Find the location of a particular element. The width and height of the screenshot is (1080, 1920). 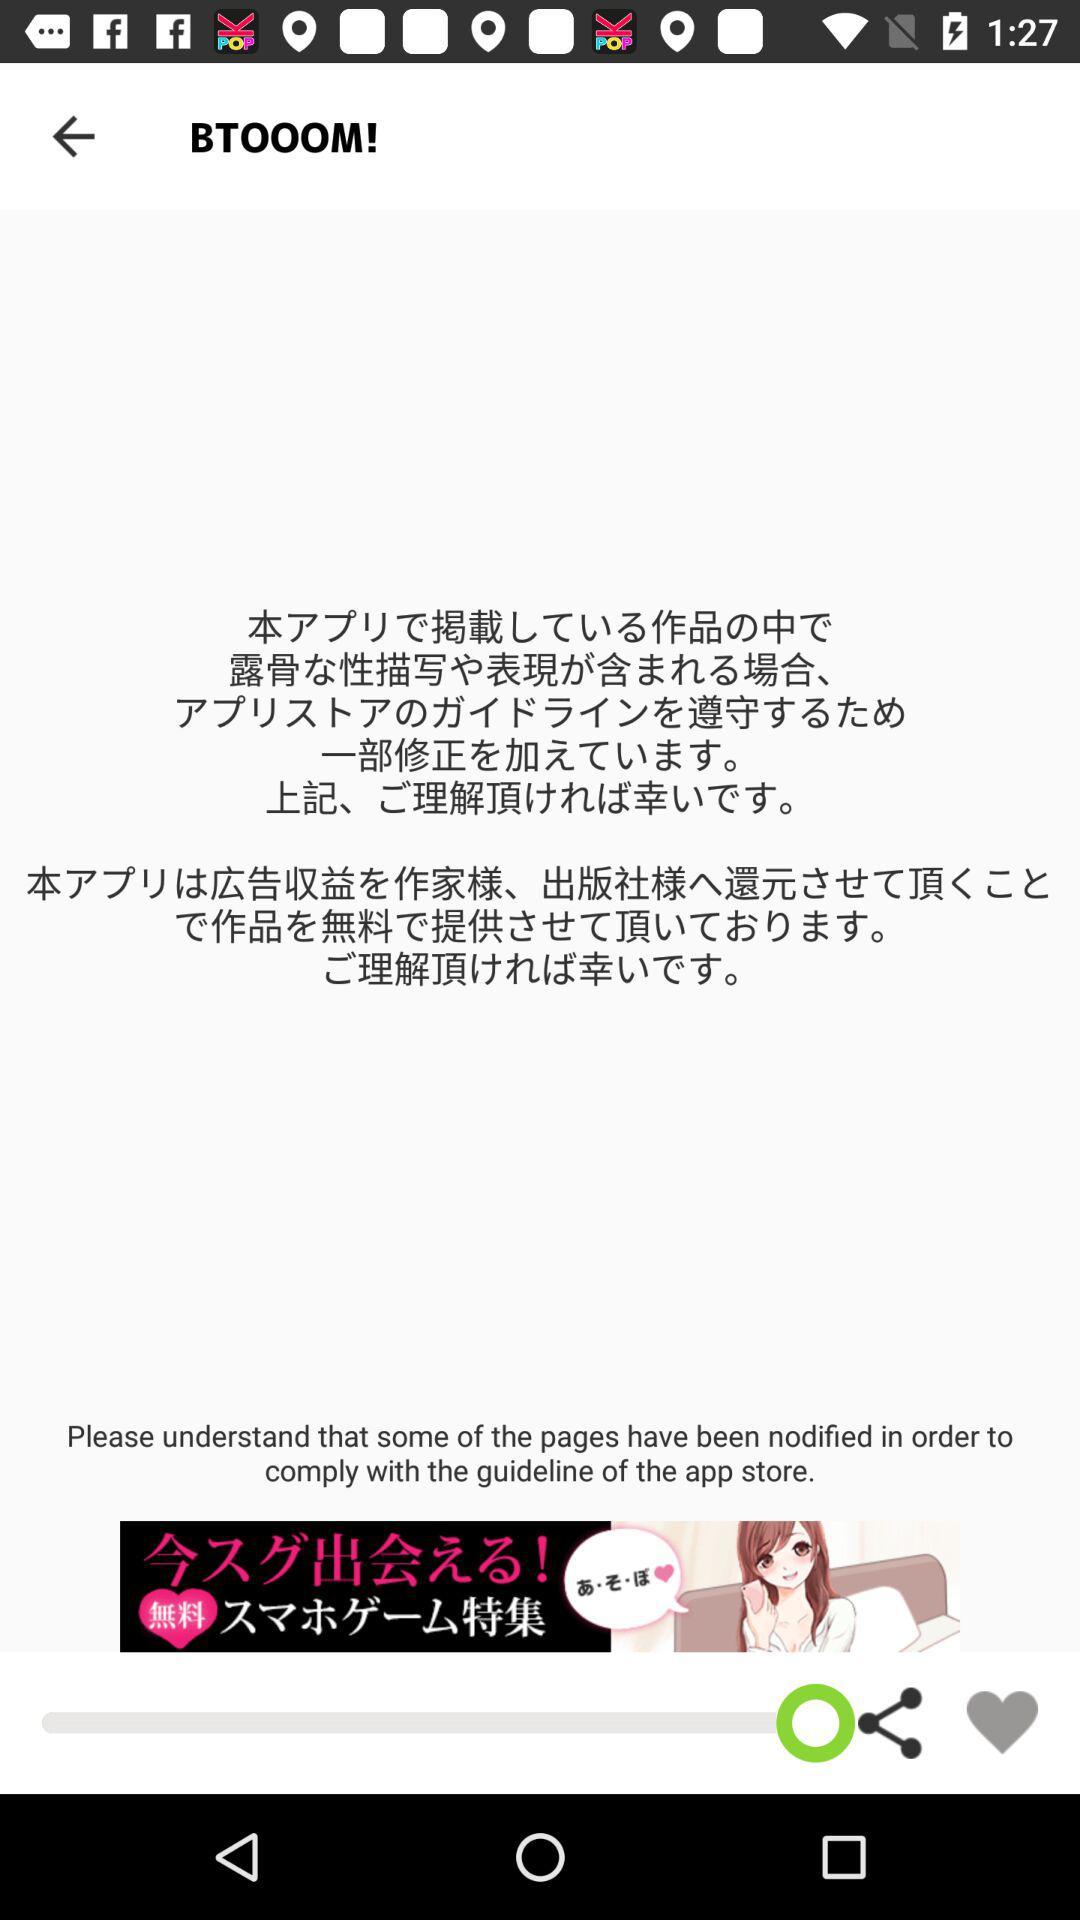

mark as favorite is located at coordinates (1002, 1721).